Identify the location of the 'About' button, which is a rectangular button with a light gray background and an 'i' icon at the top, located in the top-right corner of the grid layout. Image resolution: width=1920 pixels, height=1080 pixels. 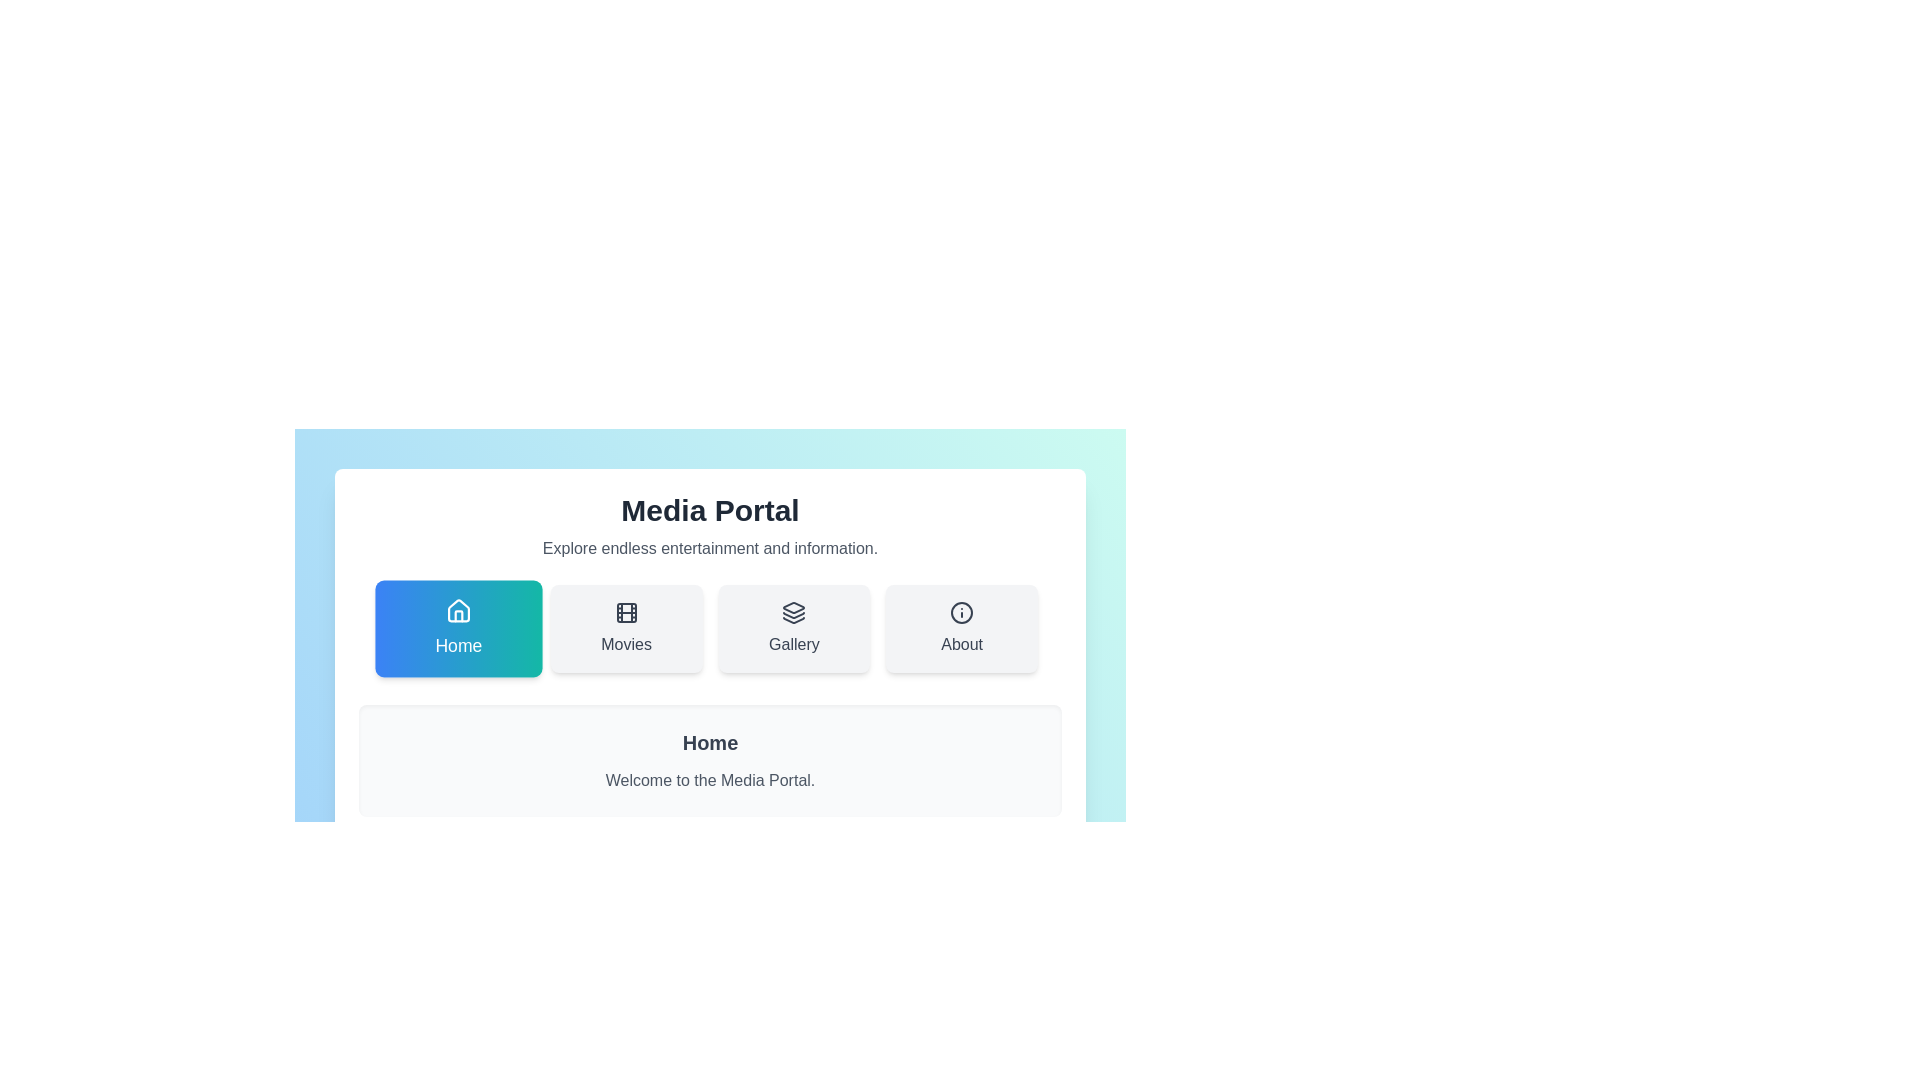
(962, 627).